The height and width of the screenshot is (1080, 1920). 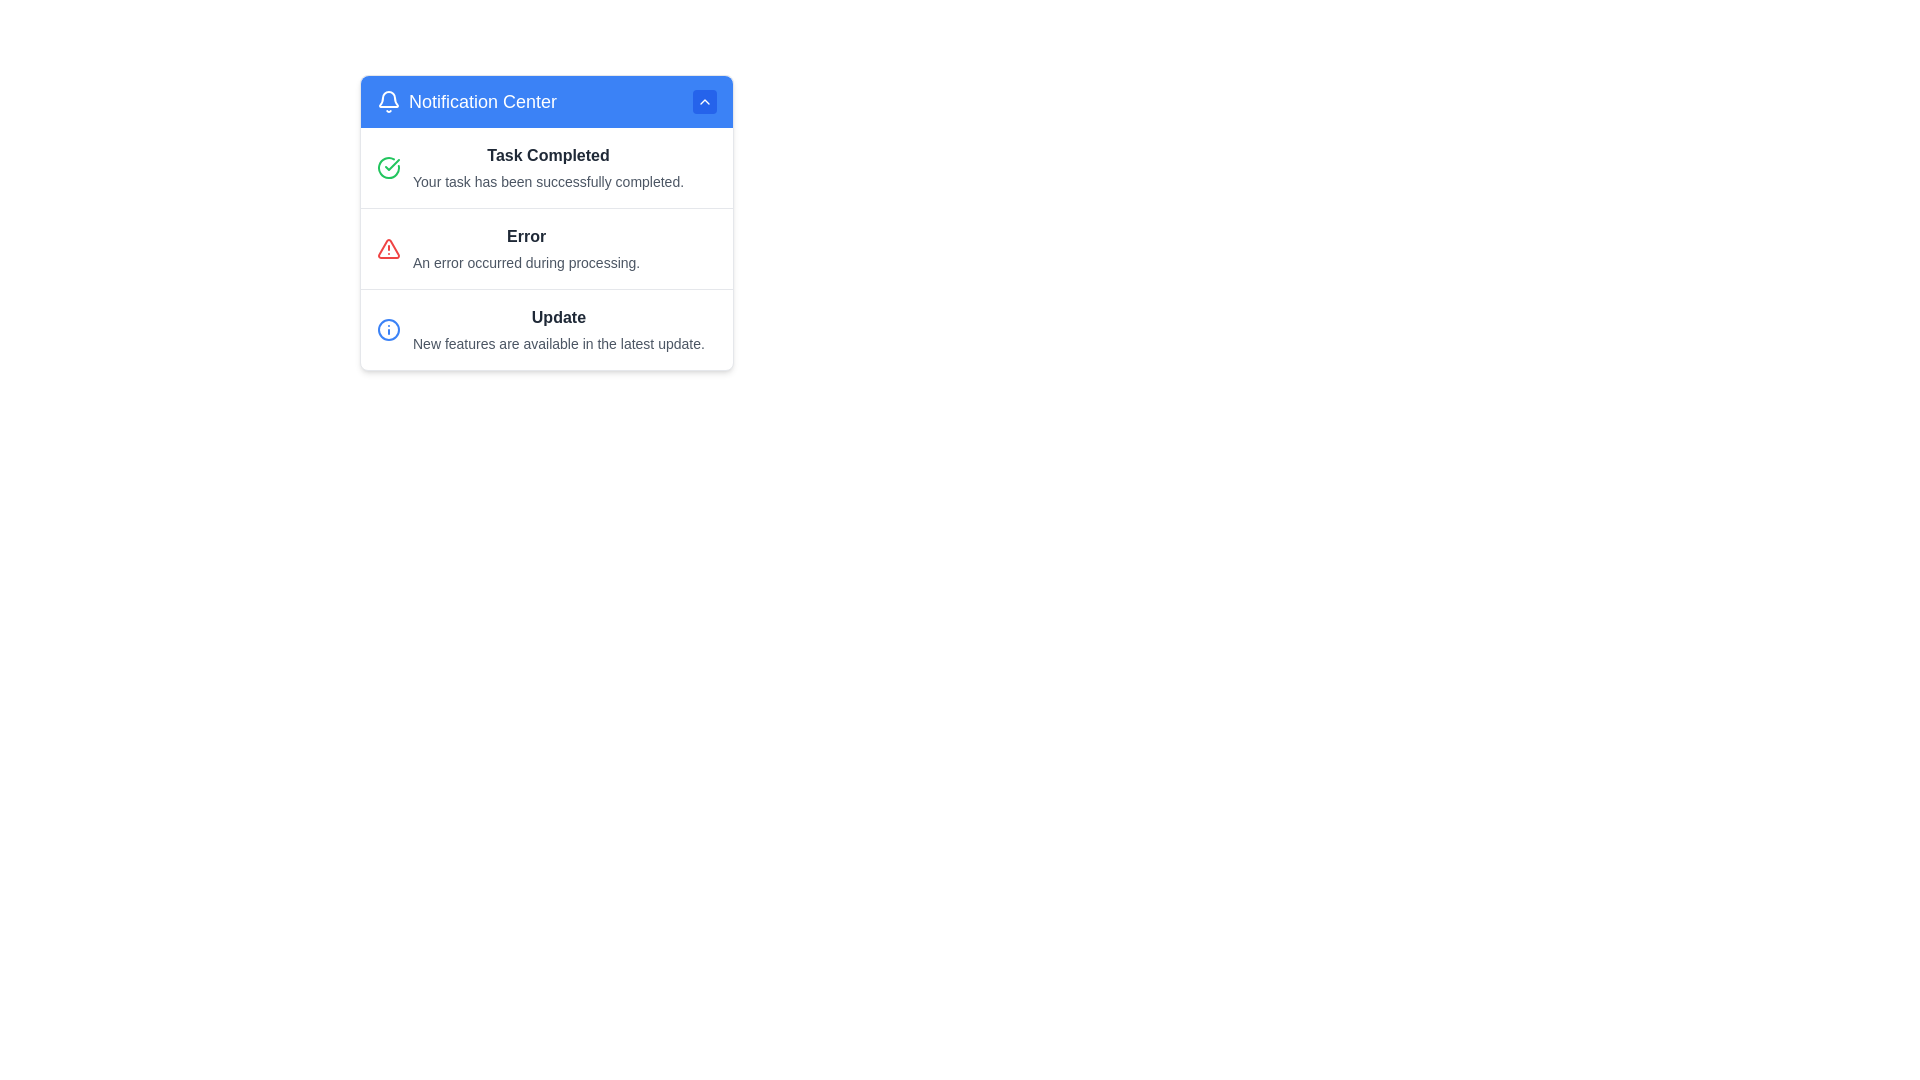 What do you see at coordinates (548, 154) in the screenshot?
I see `the Text Display element that serves as the title for the notification indicating task completion, located in the header section of the notification` at bounding box center [548, 154].